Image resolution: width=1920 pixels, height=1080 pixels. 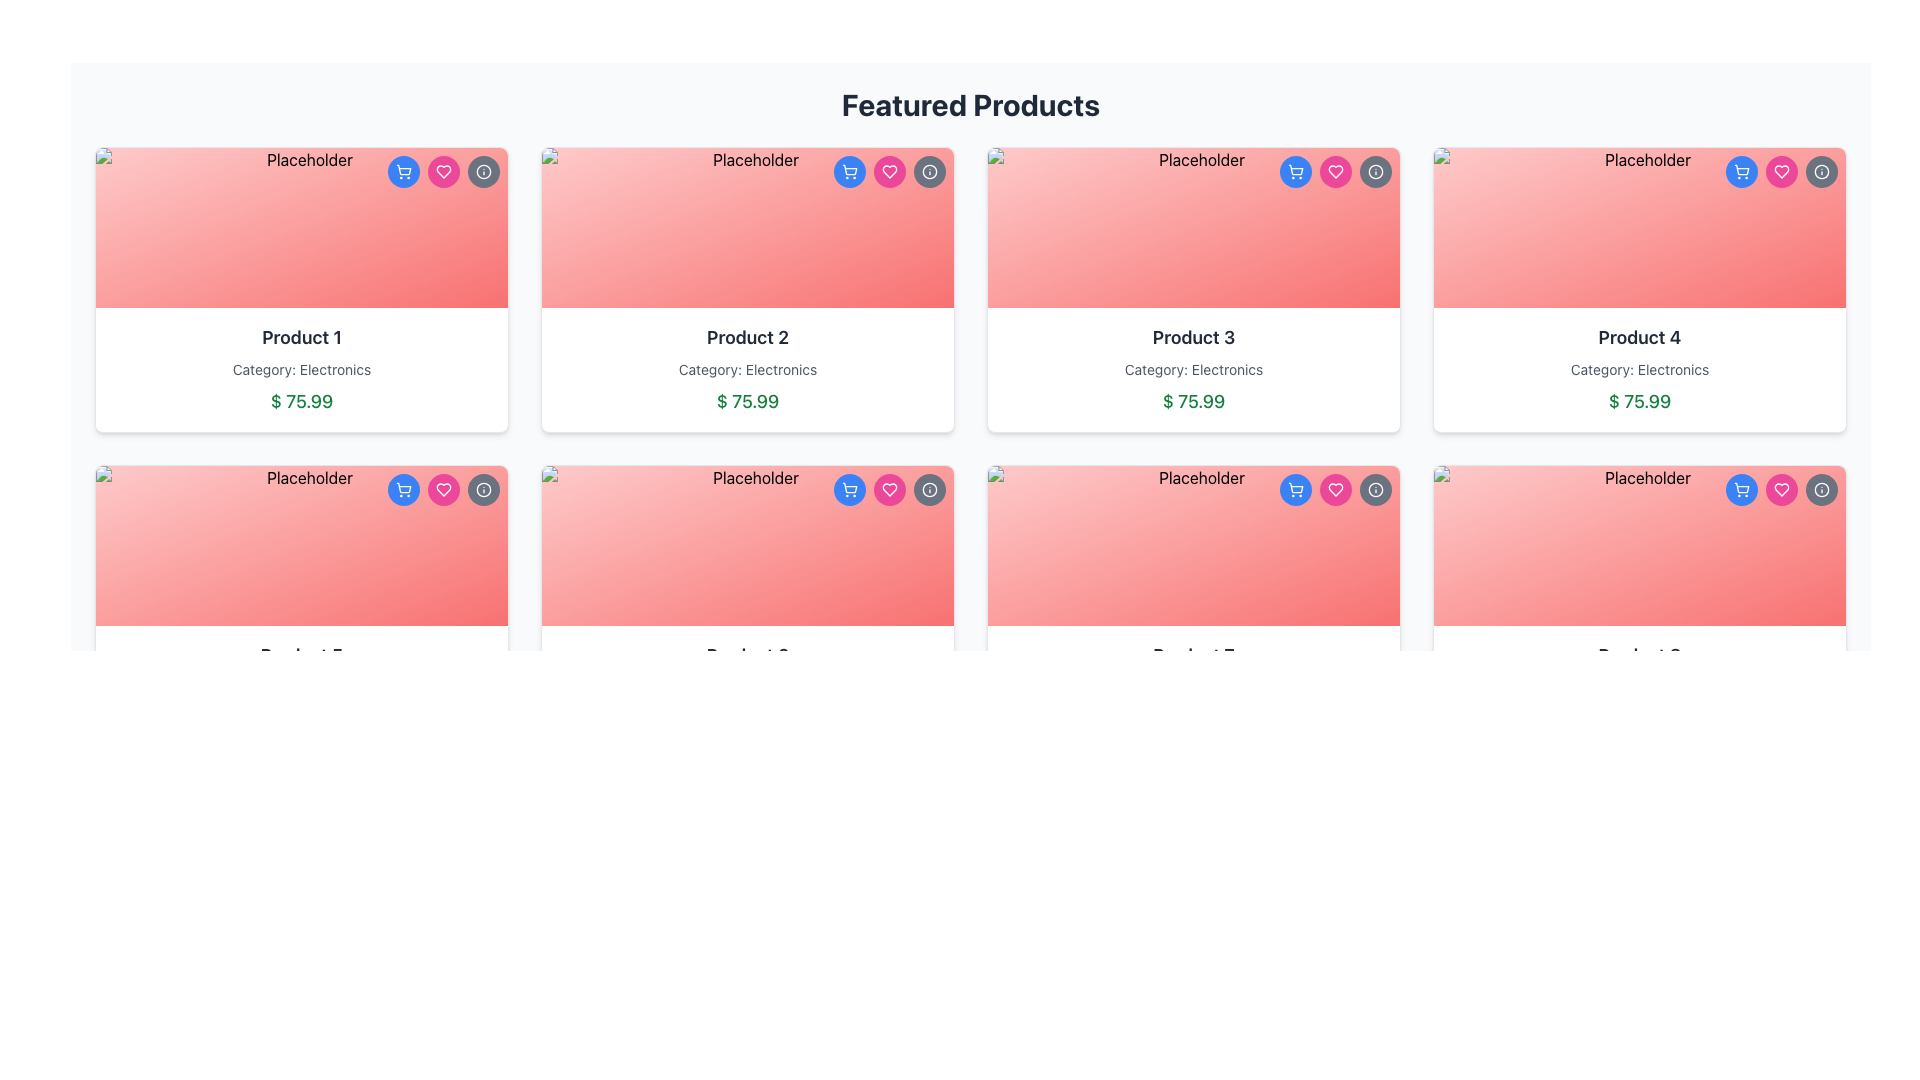 I want to click on the heart-shaped icon filled with a pink shade located at the top right corner of the 'Product 1' card, so click(x=443, y=489).